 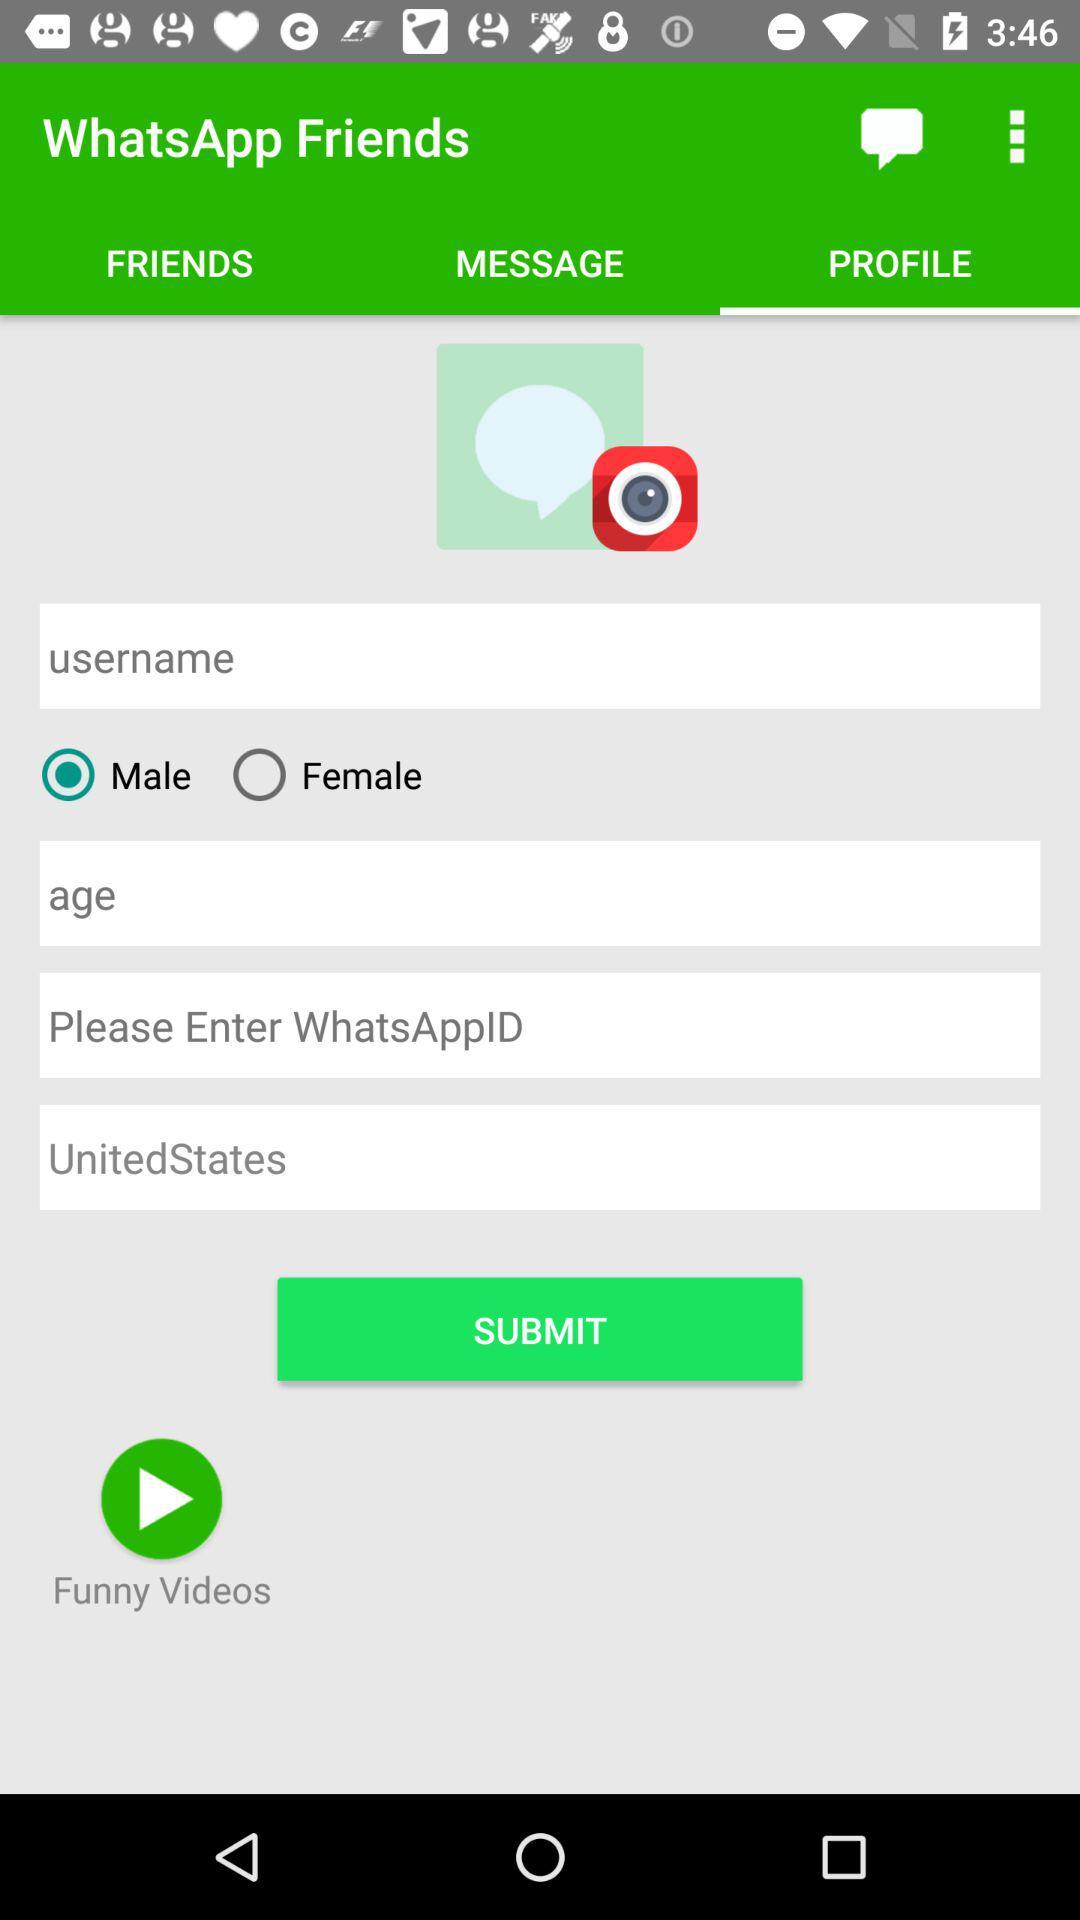 What do you see at coordinates (1017, 135) in the screenshot?
I see `open menu options` at bounding box center [1017, 135].